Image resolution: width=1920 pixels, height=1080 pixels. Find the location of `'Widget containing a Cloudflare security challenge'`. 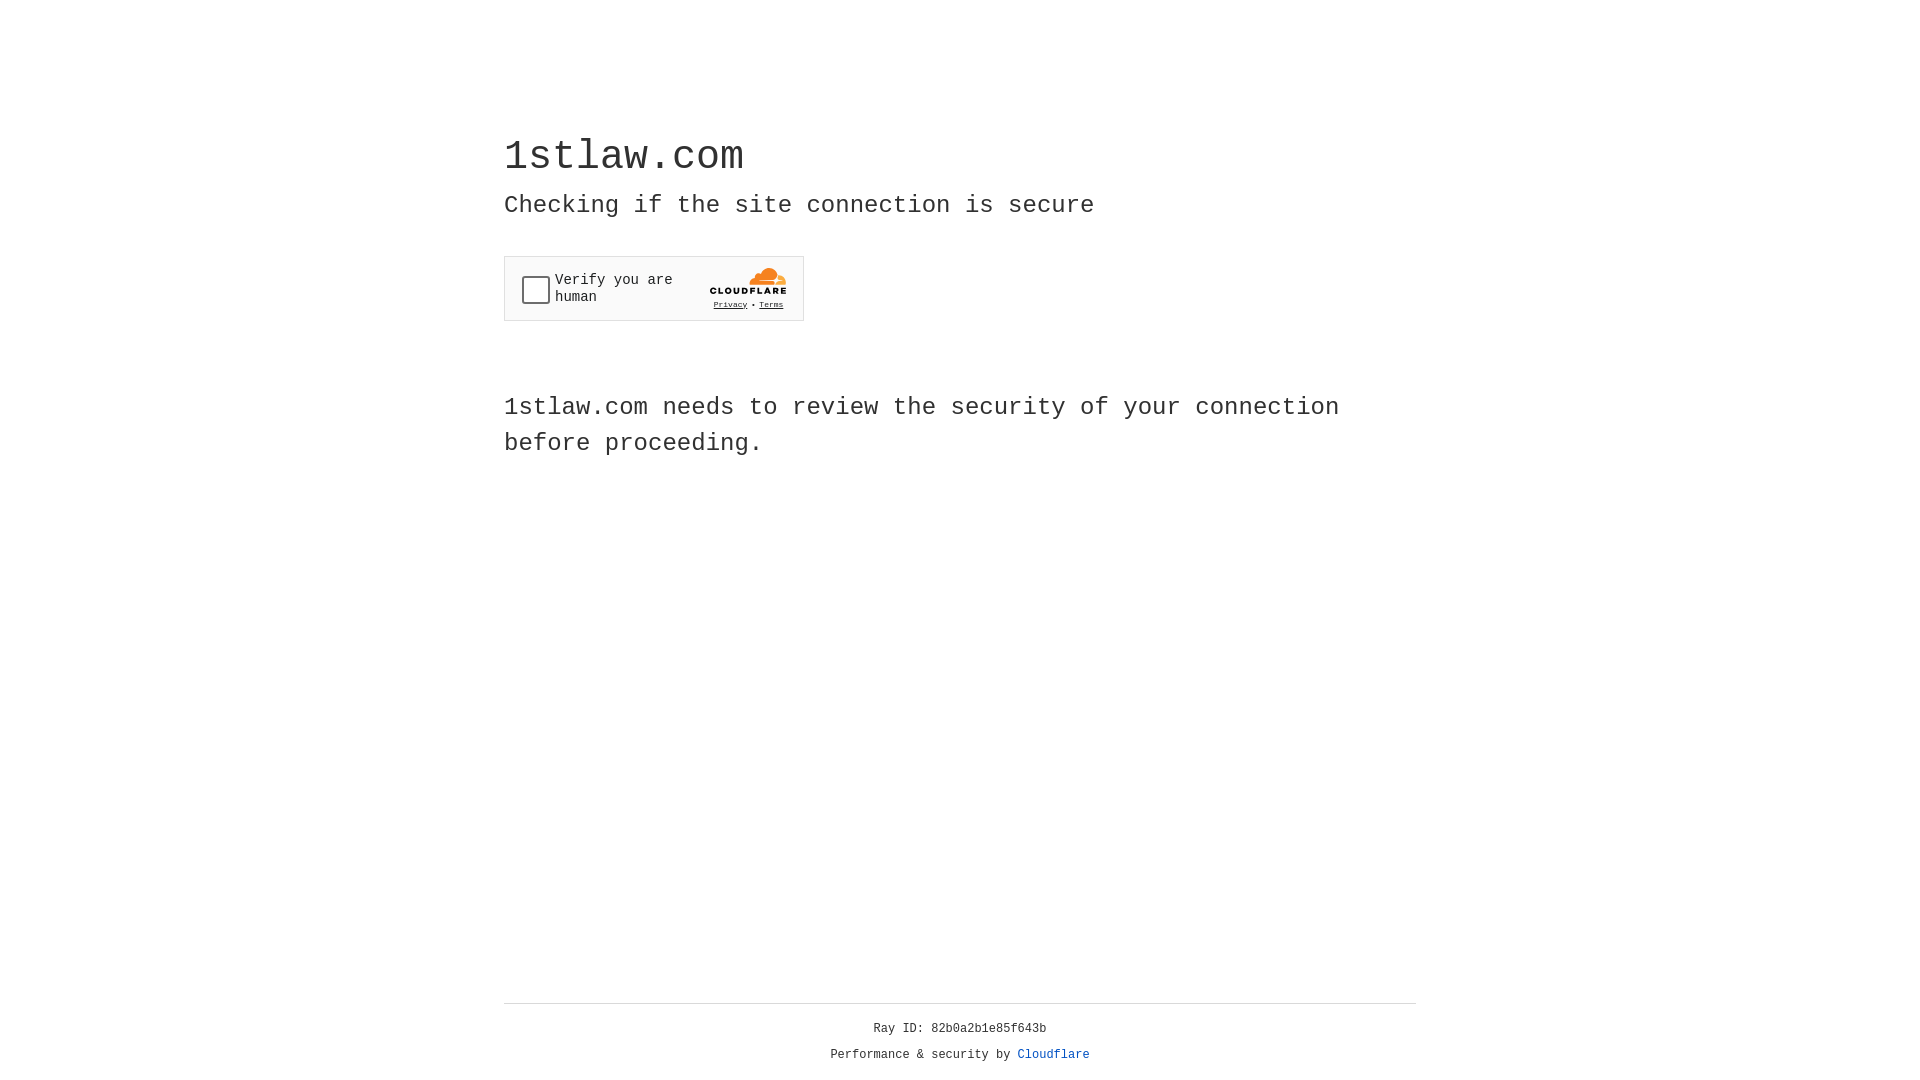

'Widget containing a Cloudflare security challenge' is located at coordinates (653, 288).